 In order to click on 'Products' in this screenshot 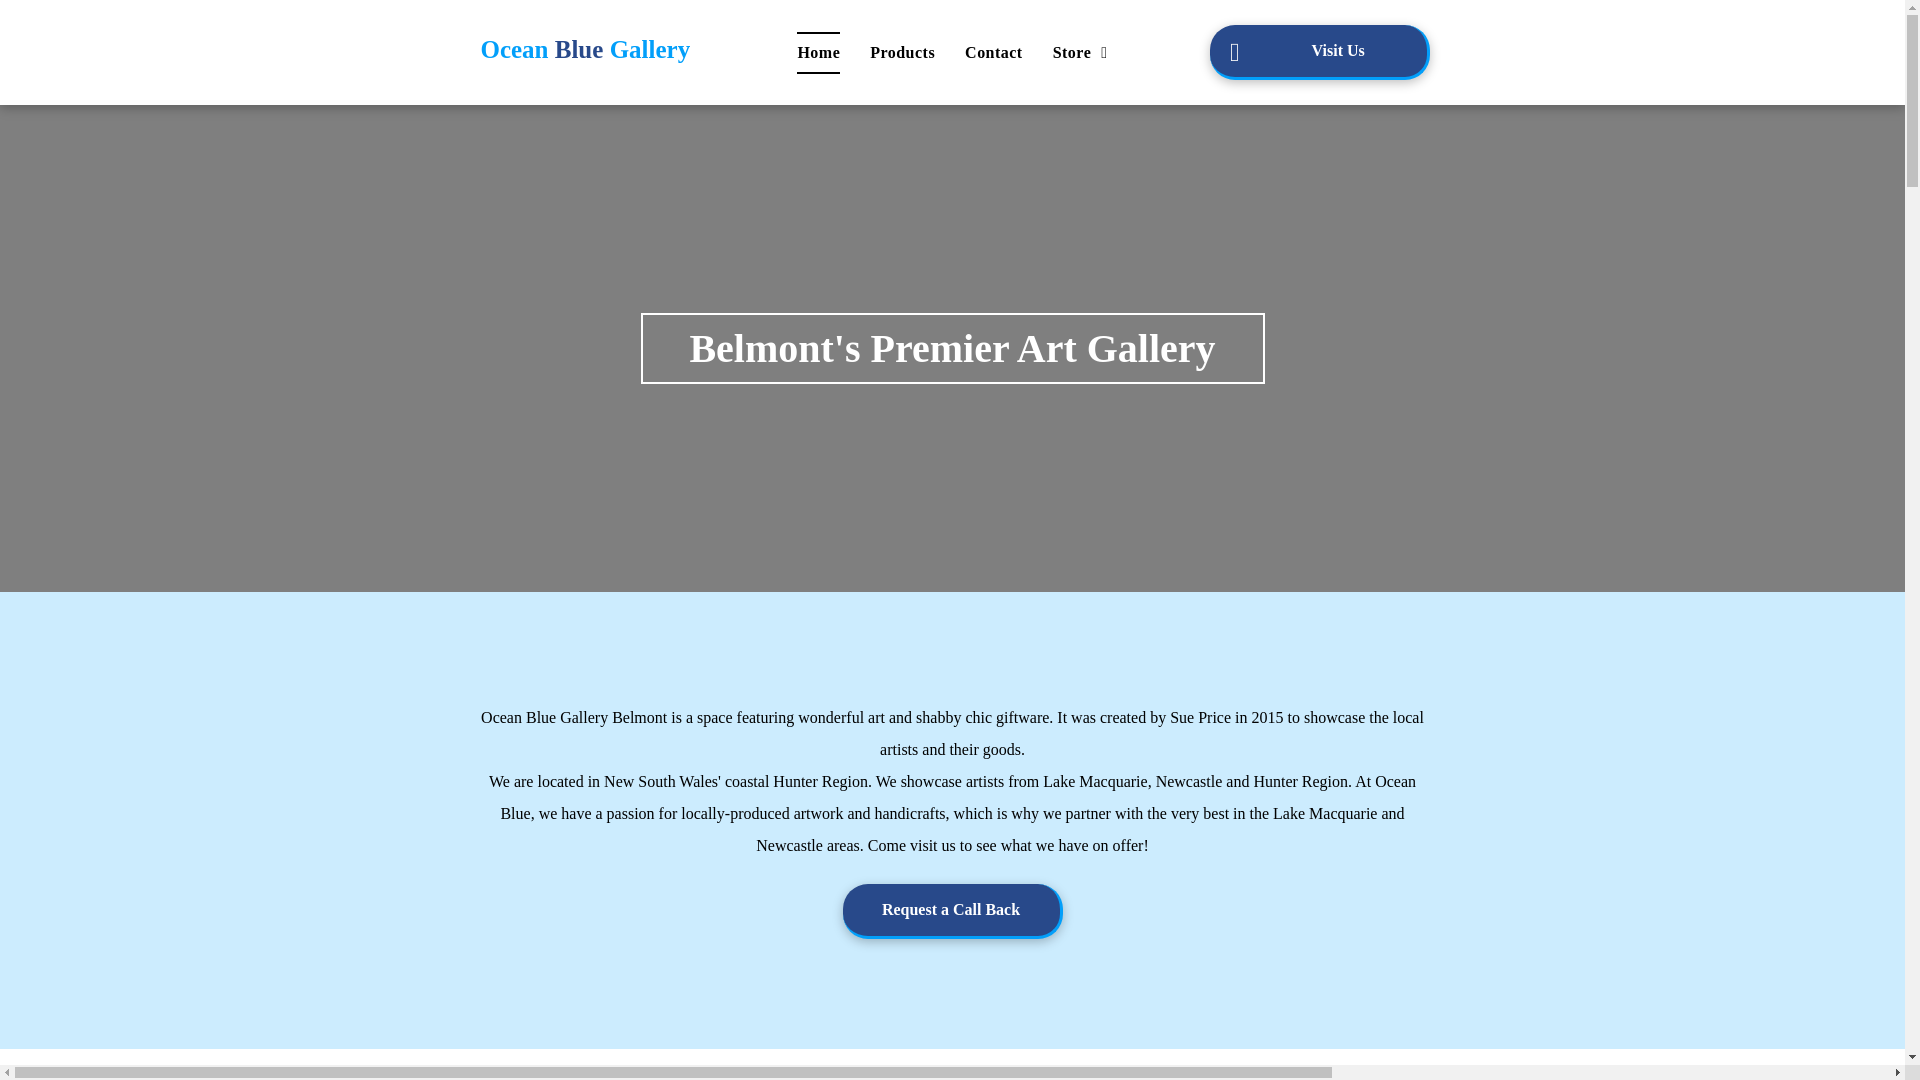, I will do `click(901, 52)`.